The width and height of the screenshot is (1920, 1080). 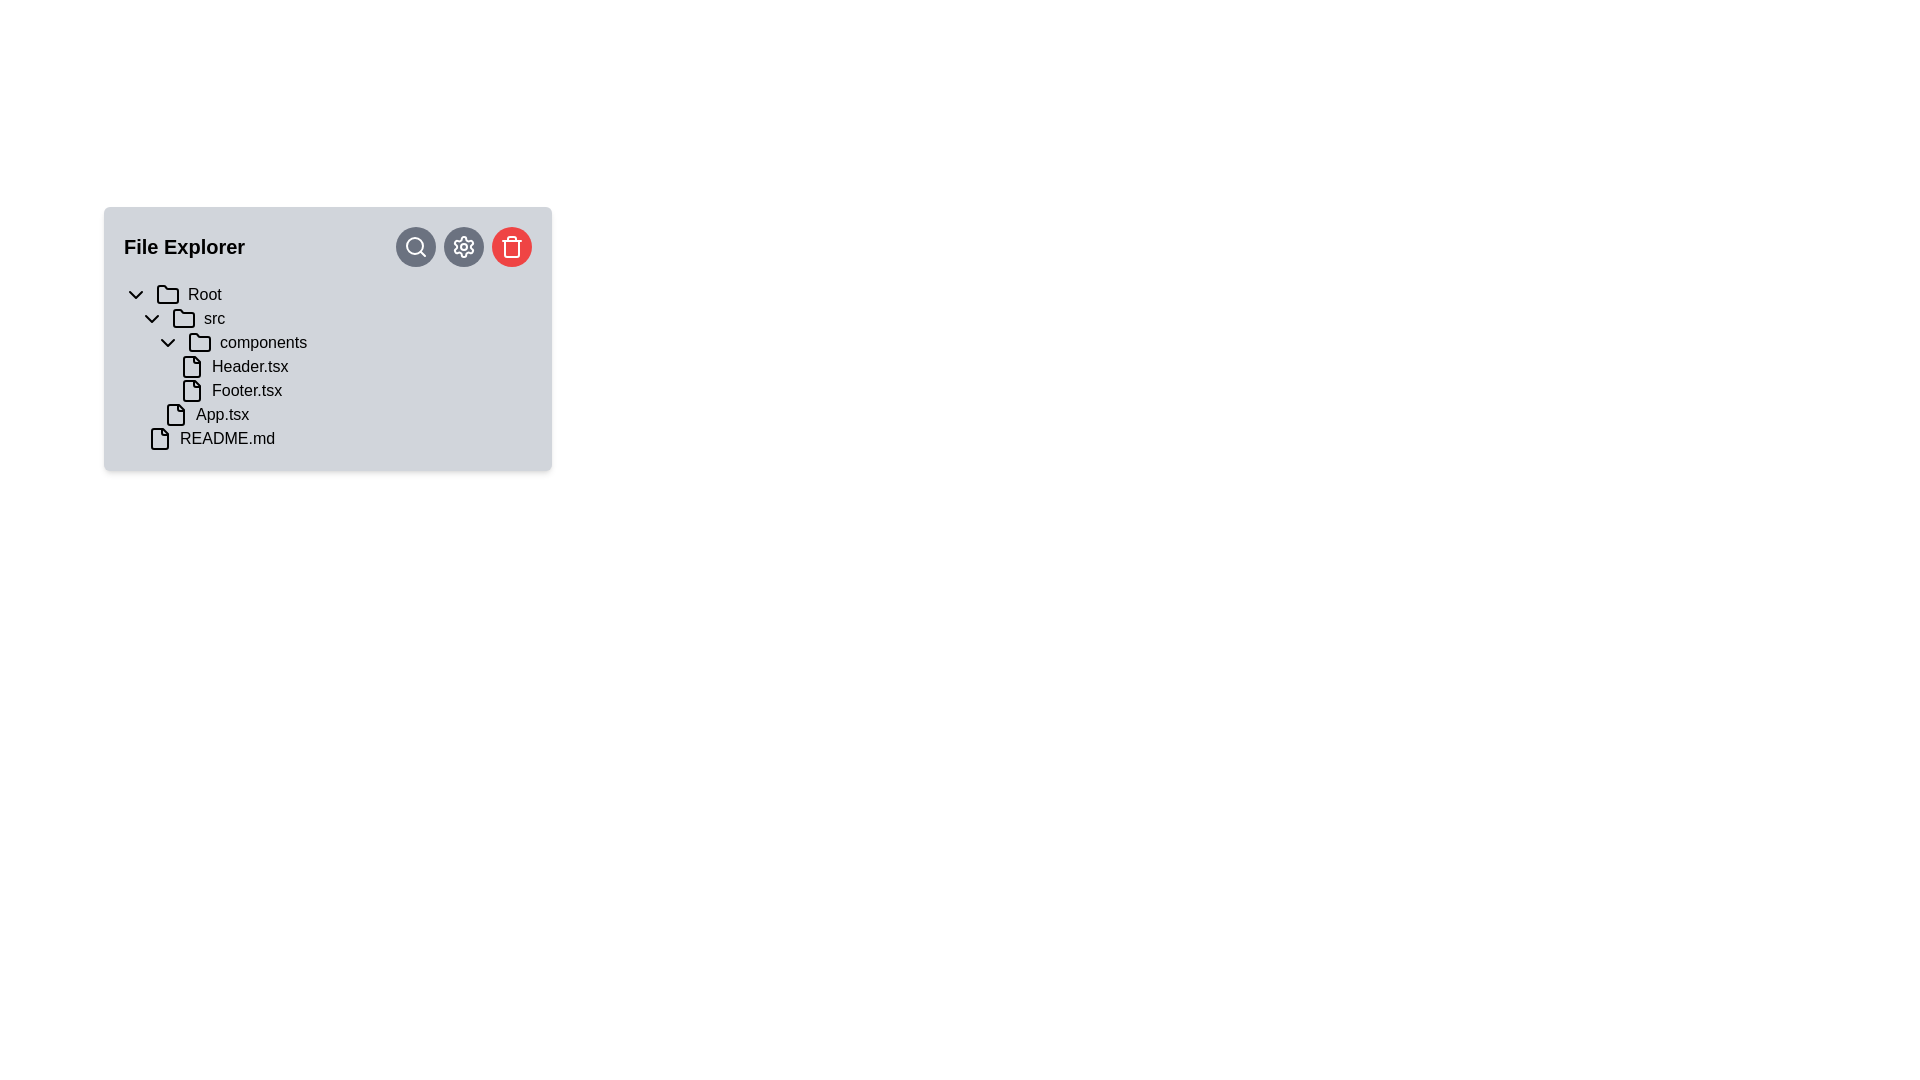 What do you see at coordinates (344, 342) in the screenshot?
I see `the 'components' folder item in the file explorer` at bounding box center [344, 342].